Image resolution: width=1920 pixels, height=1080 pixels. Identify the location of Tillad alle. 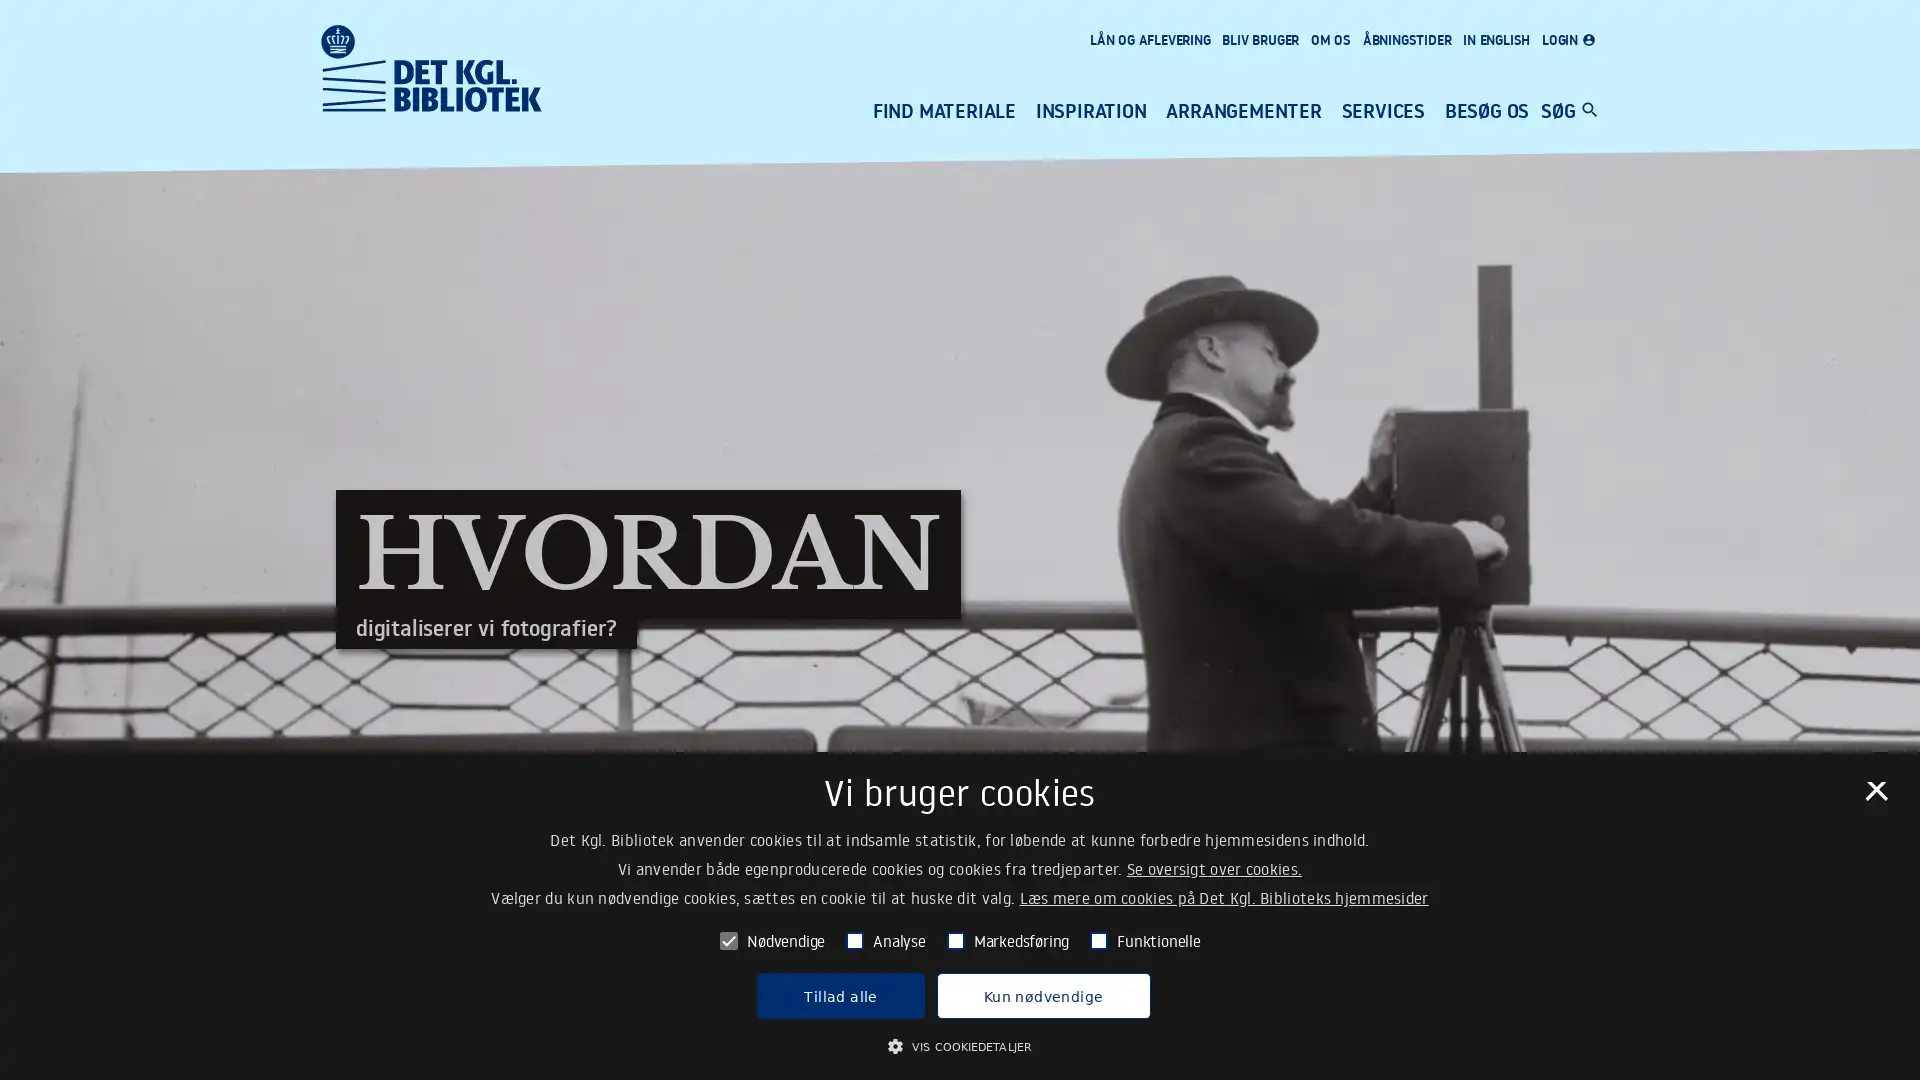
(840, 995).